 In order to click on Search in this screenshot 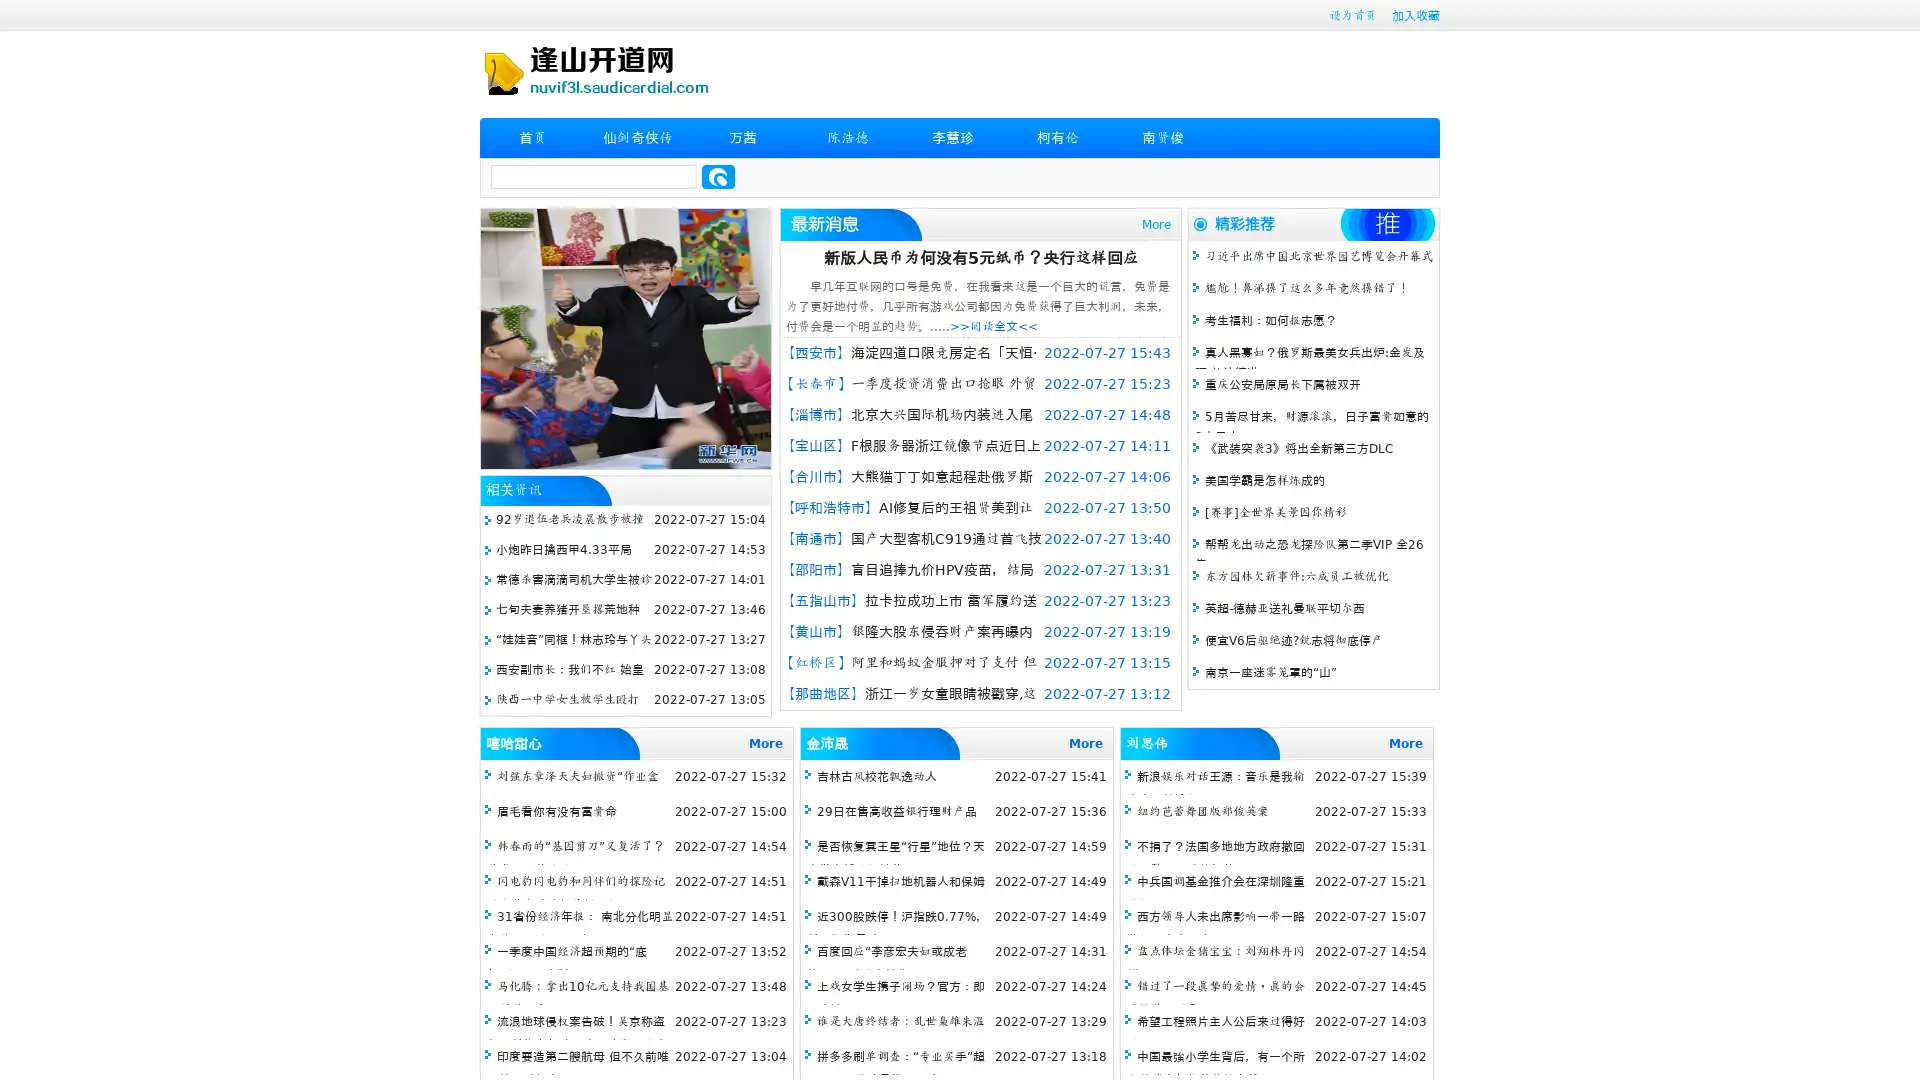, I will do `click(718, 176)`.